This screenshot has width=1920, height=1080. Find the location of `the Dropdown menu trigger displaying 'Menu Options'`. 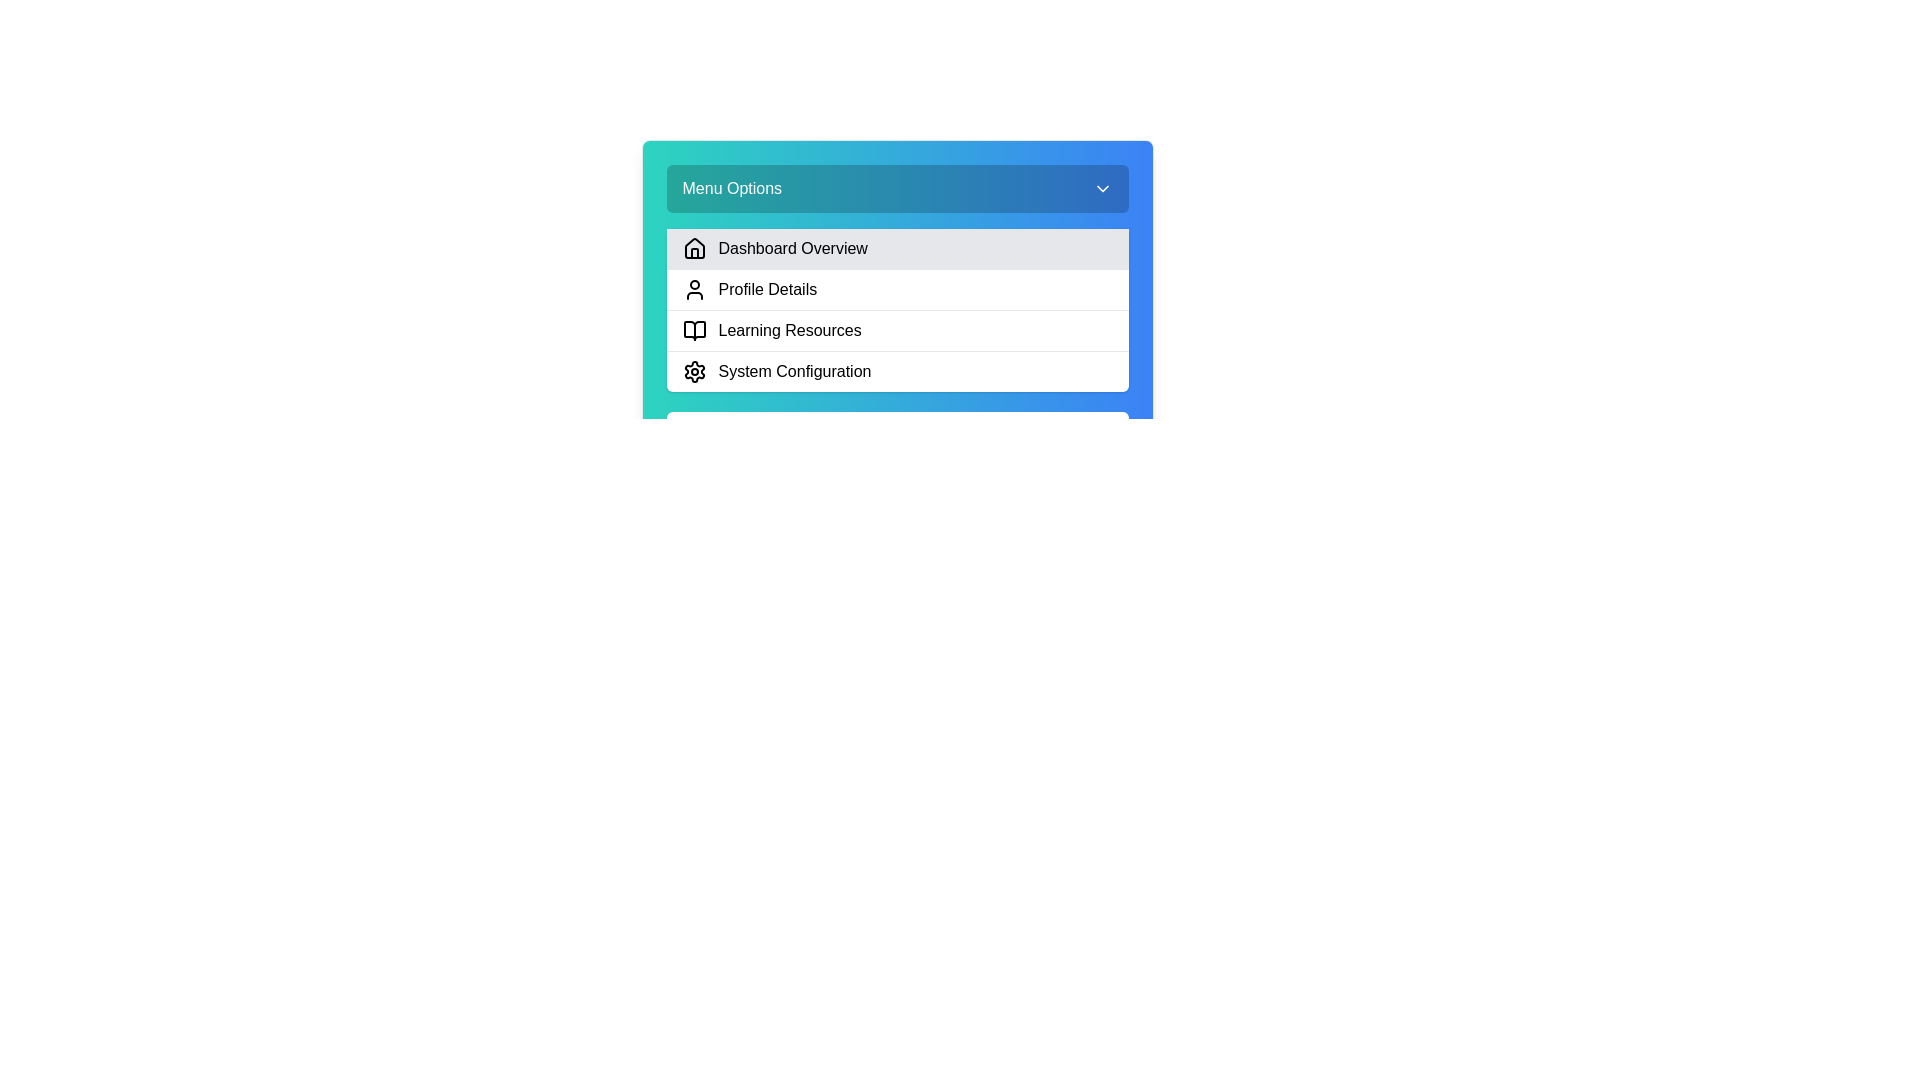

the Dropdown menu trigger displaying 'Menu Options' is located at coordinates (896, 189).